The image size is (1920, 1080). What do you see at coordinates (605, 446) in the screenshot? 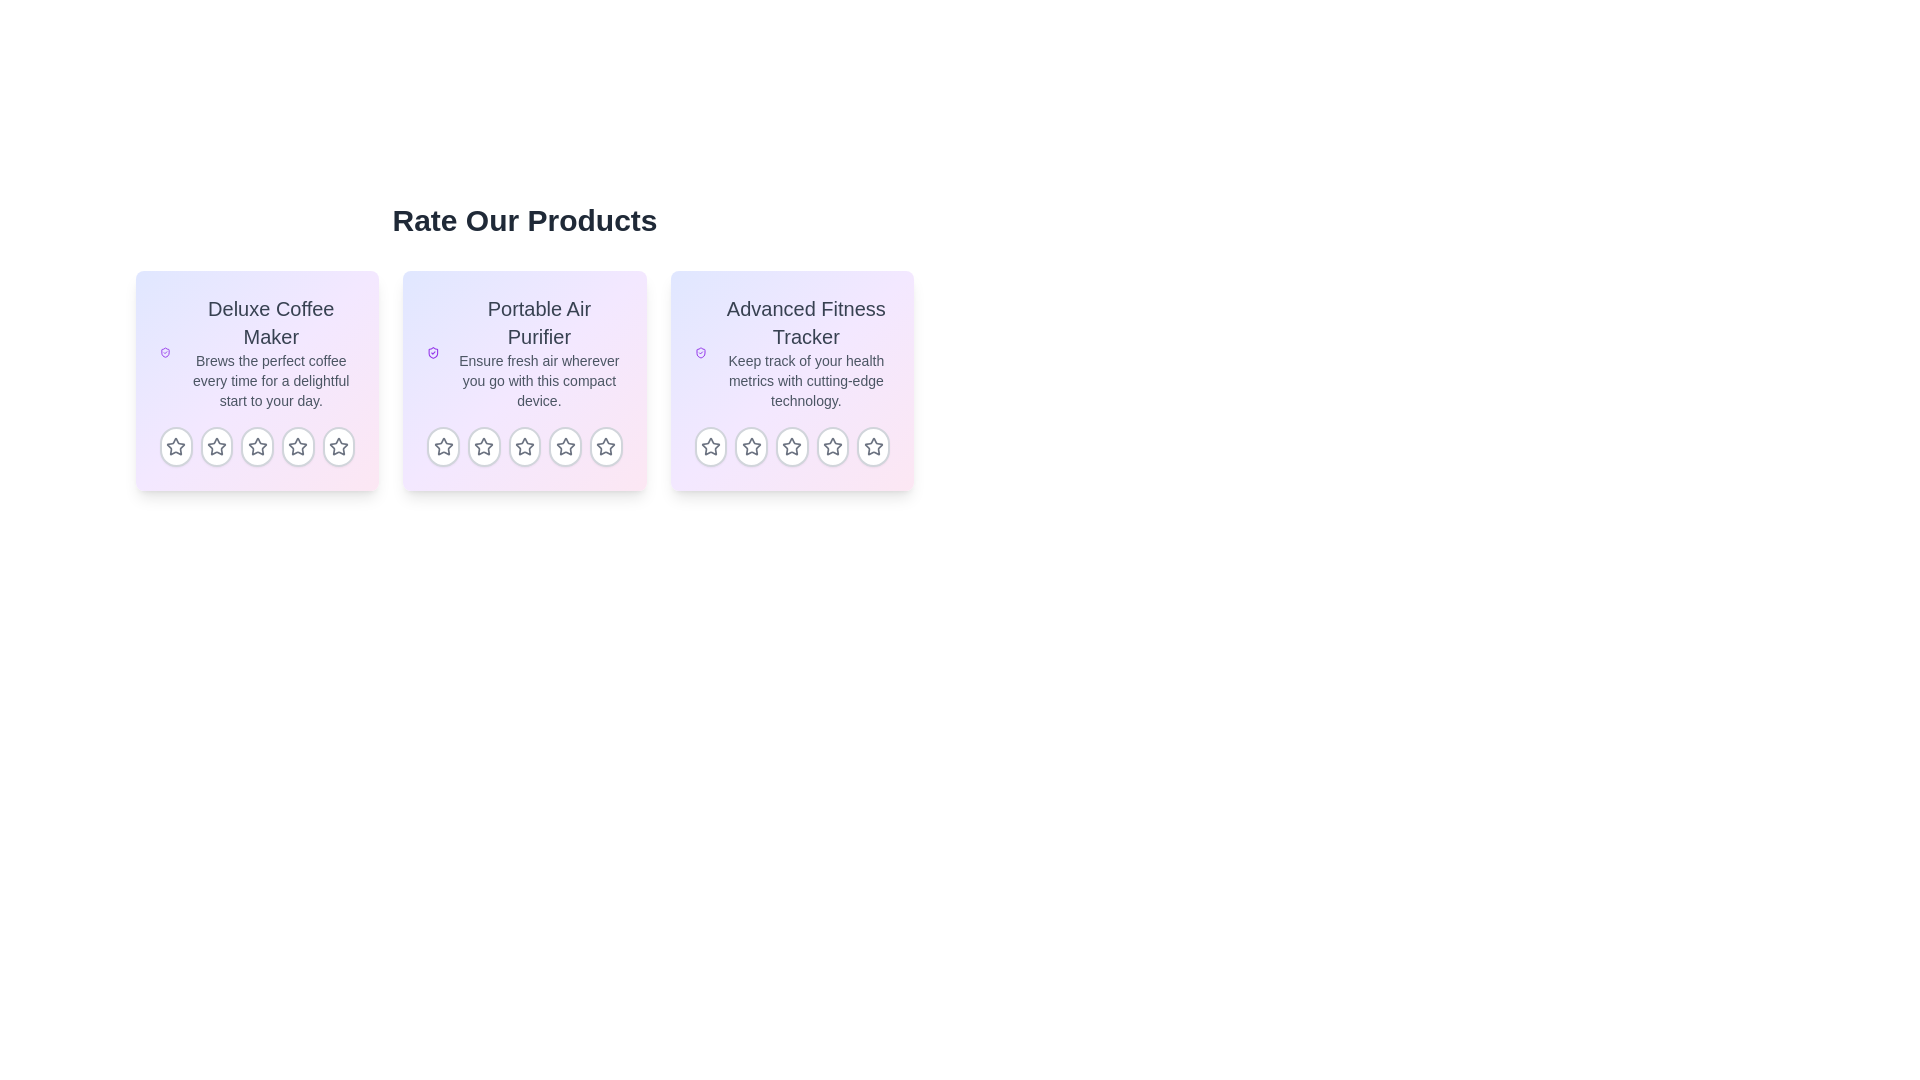
I see `the fifth star button` at bounding box center [605, 446].